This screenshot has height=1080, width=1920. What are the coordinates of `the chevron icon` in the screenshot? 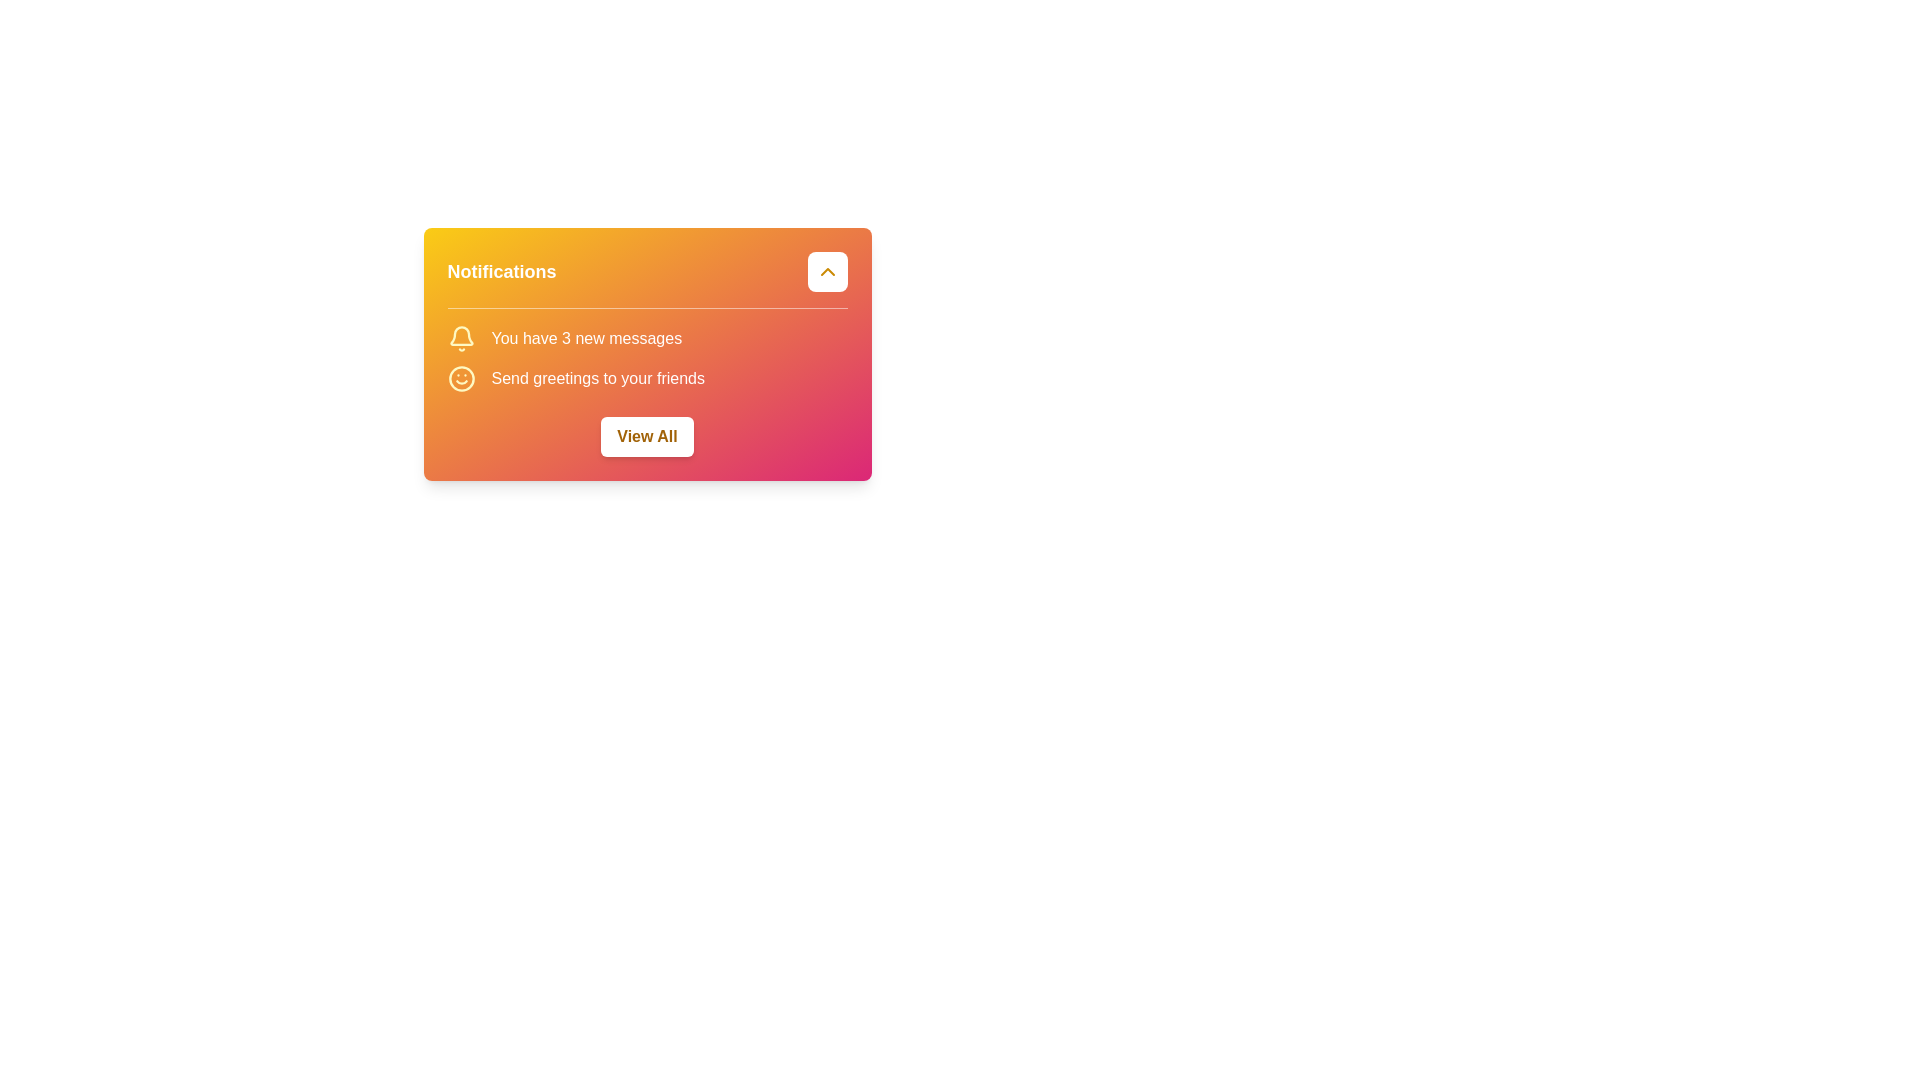 It's located at (827, 272).